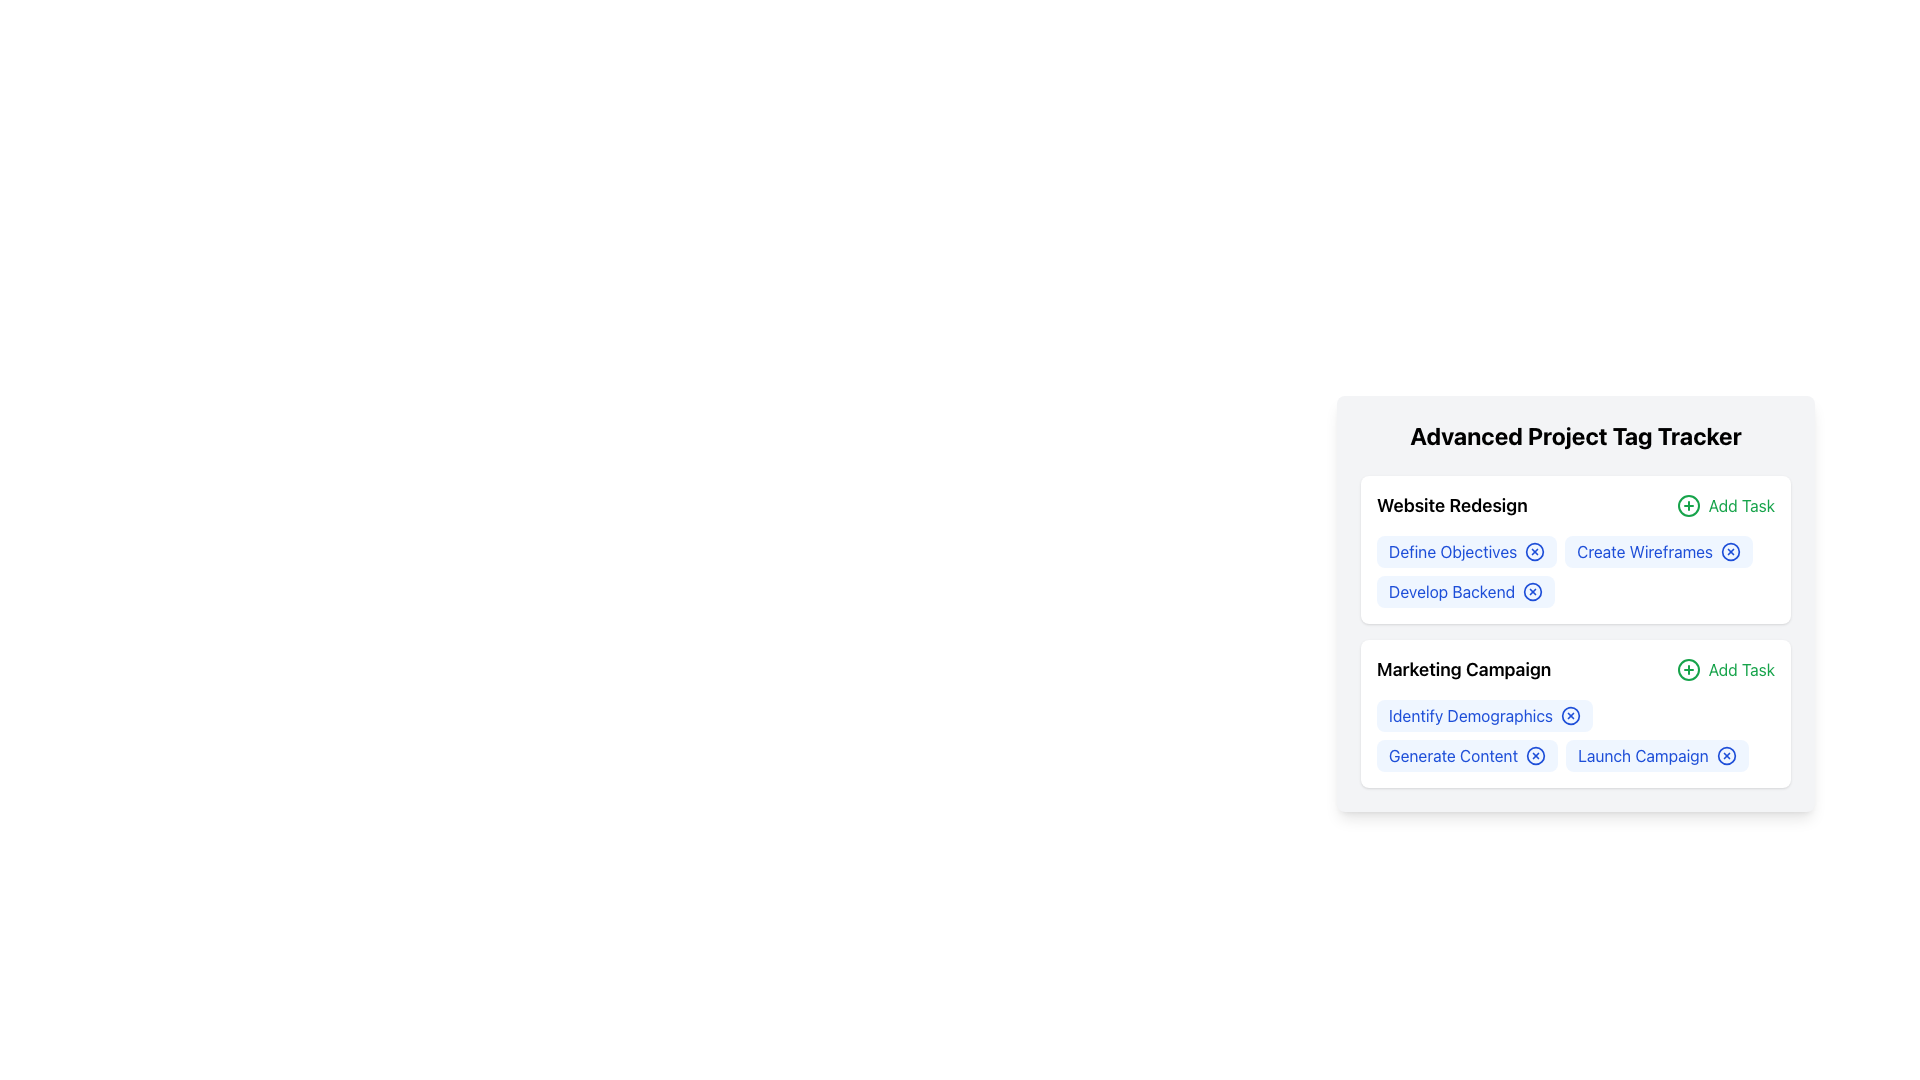 The height and width of the screenshot is (1080, 1920). Describe the element at coordinates (1687, 504) in the screenshot. I see `the icon/button located to the right of the 'Add Task' text in the 'Website Redesign' section` at that location.